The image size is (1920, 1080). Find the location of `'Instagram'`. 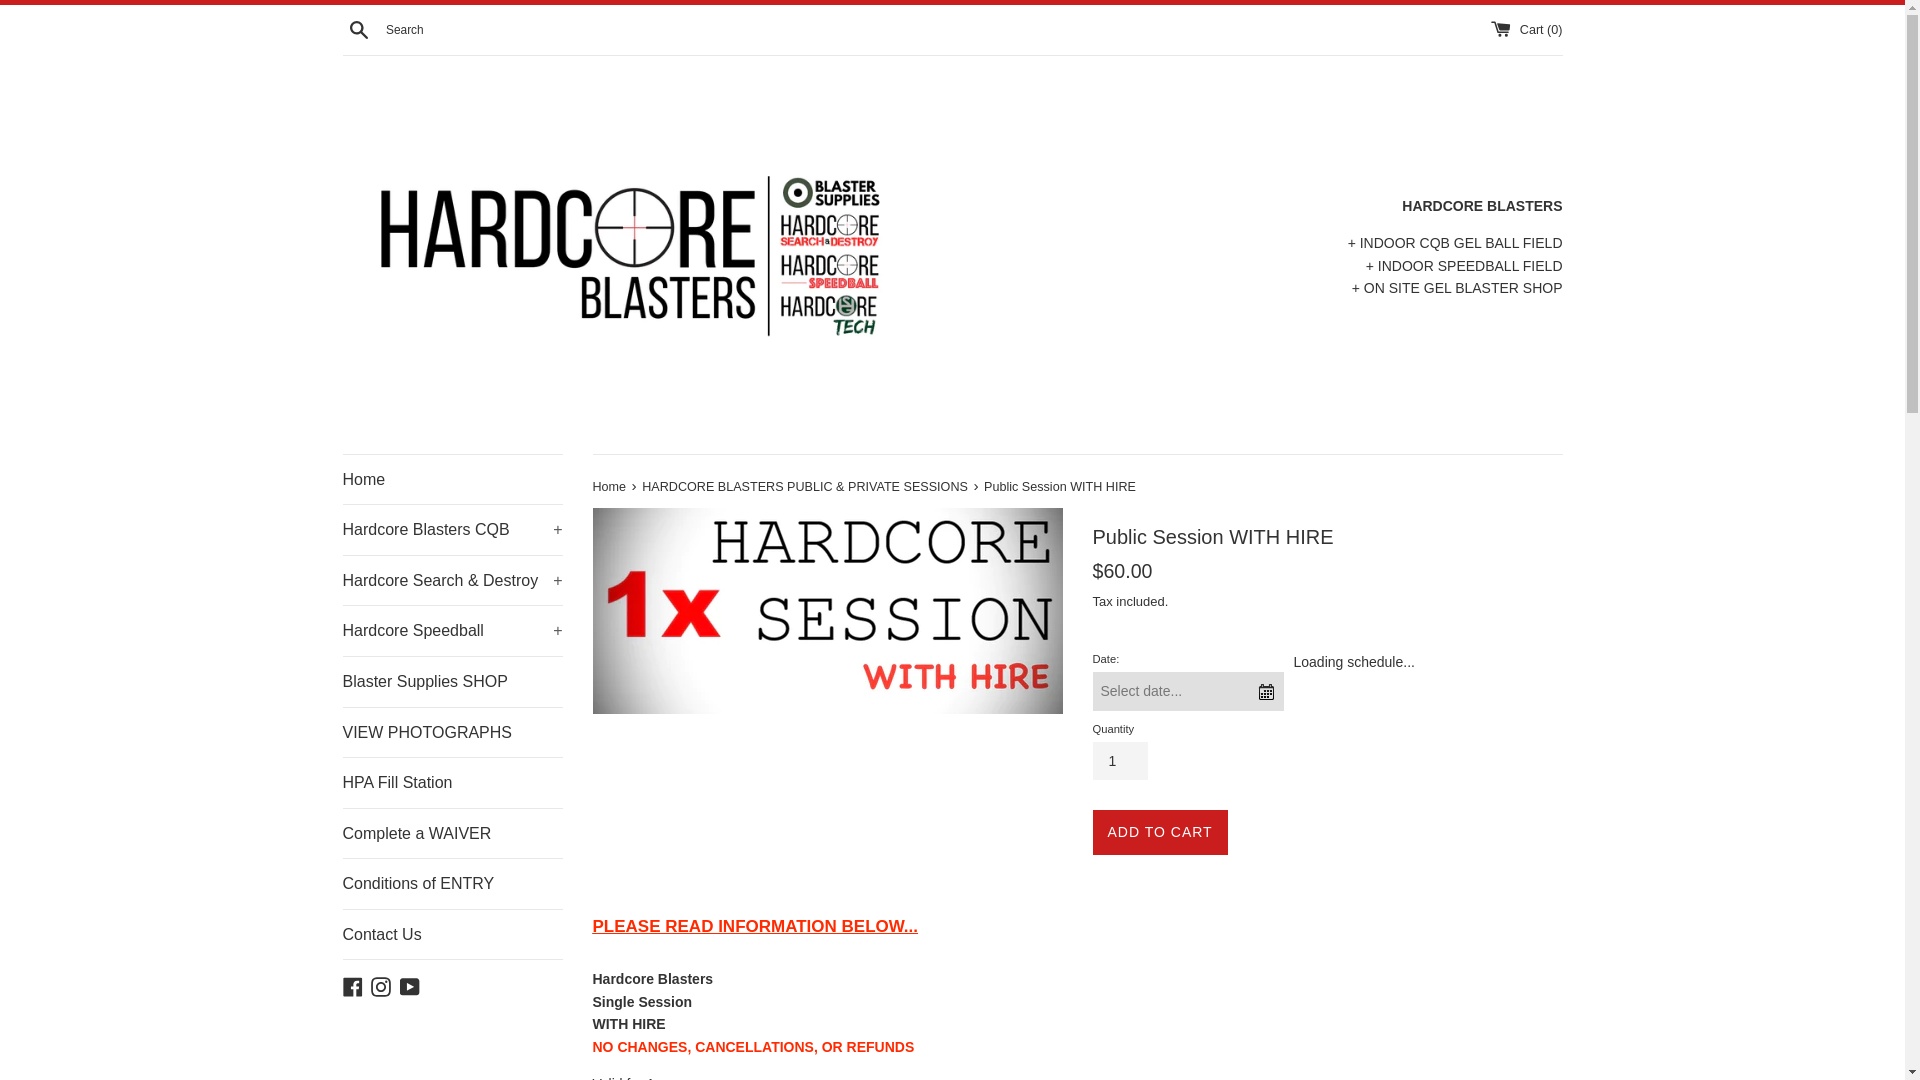

'Instagram' is located at coordinates (380, 983).